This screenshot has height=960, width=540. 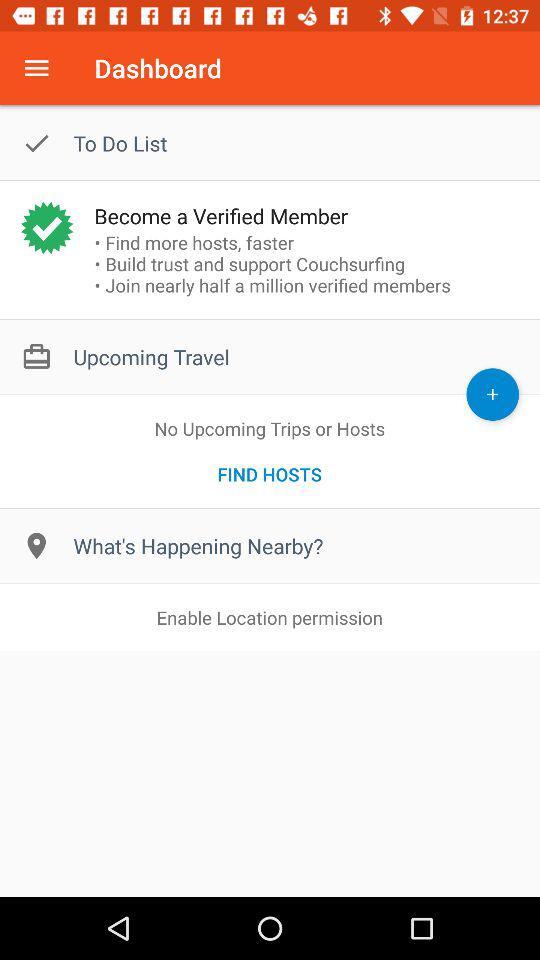 What do you see at coordinates (491, 393) in the screenshot?
I see `icon to the right of no upcoming trips icon` at bounding box center [491, 393].